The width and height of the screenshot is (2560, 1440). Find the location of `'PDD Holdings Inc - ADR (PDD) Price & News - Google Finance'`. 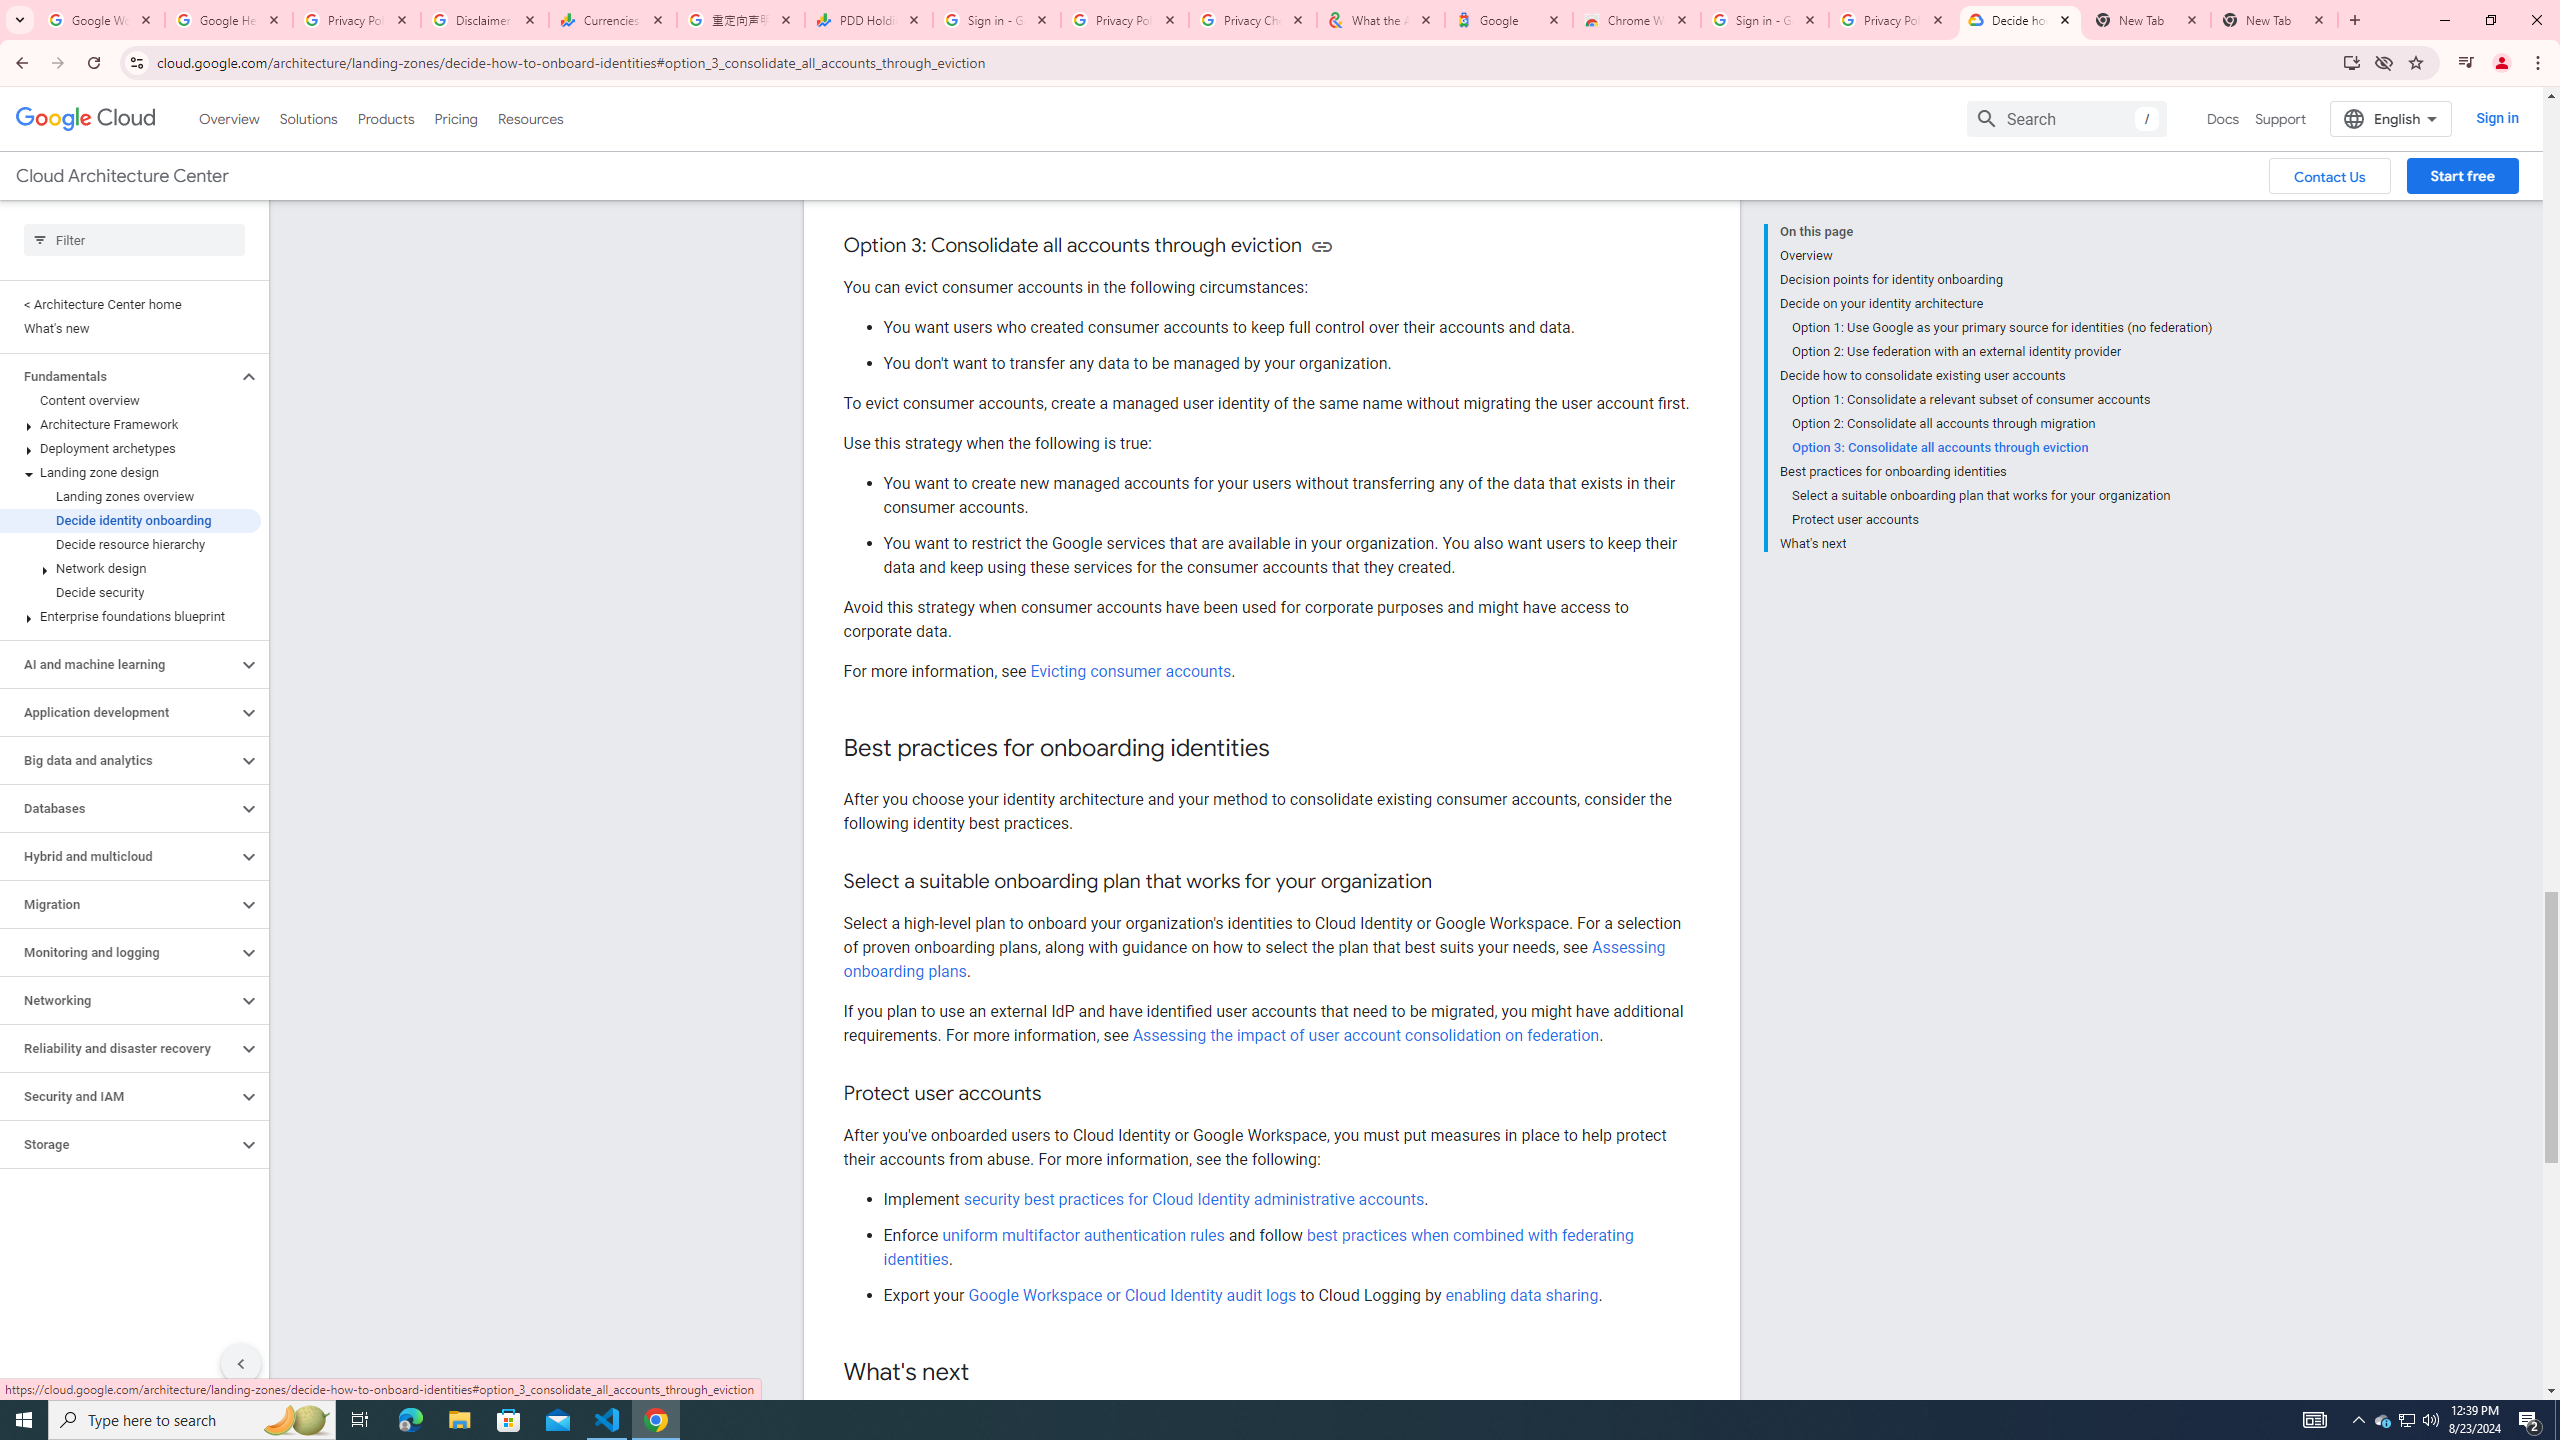

'PDD Holdings Inc - ADR (PDD) Price & News - Google Finance' is located at coordinates (868, 19).